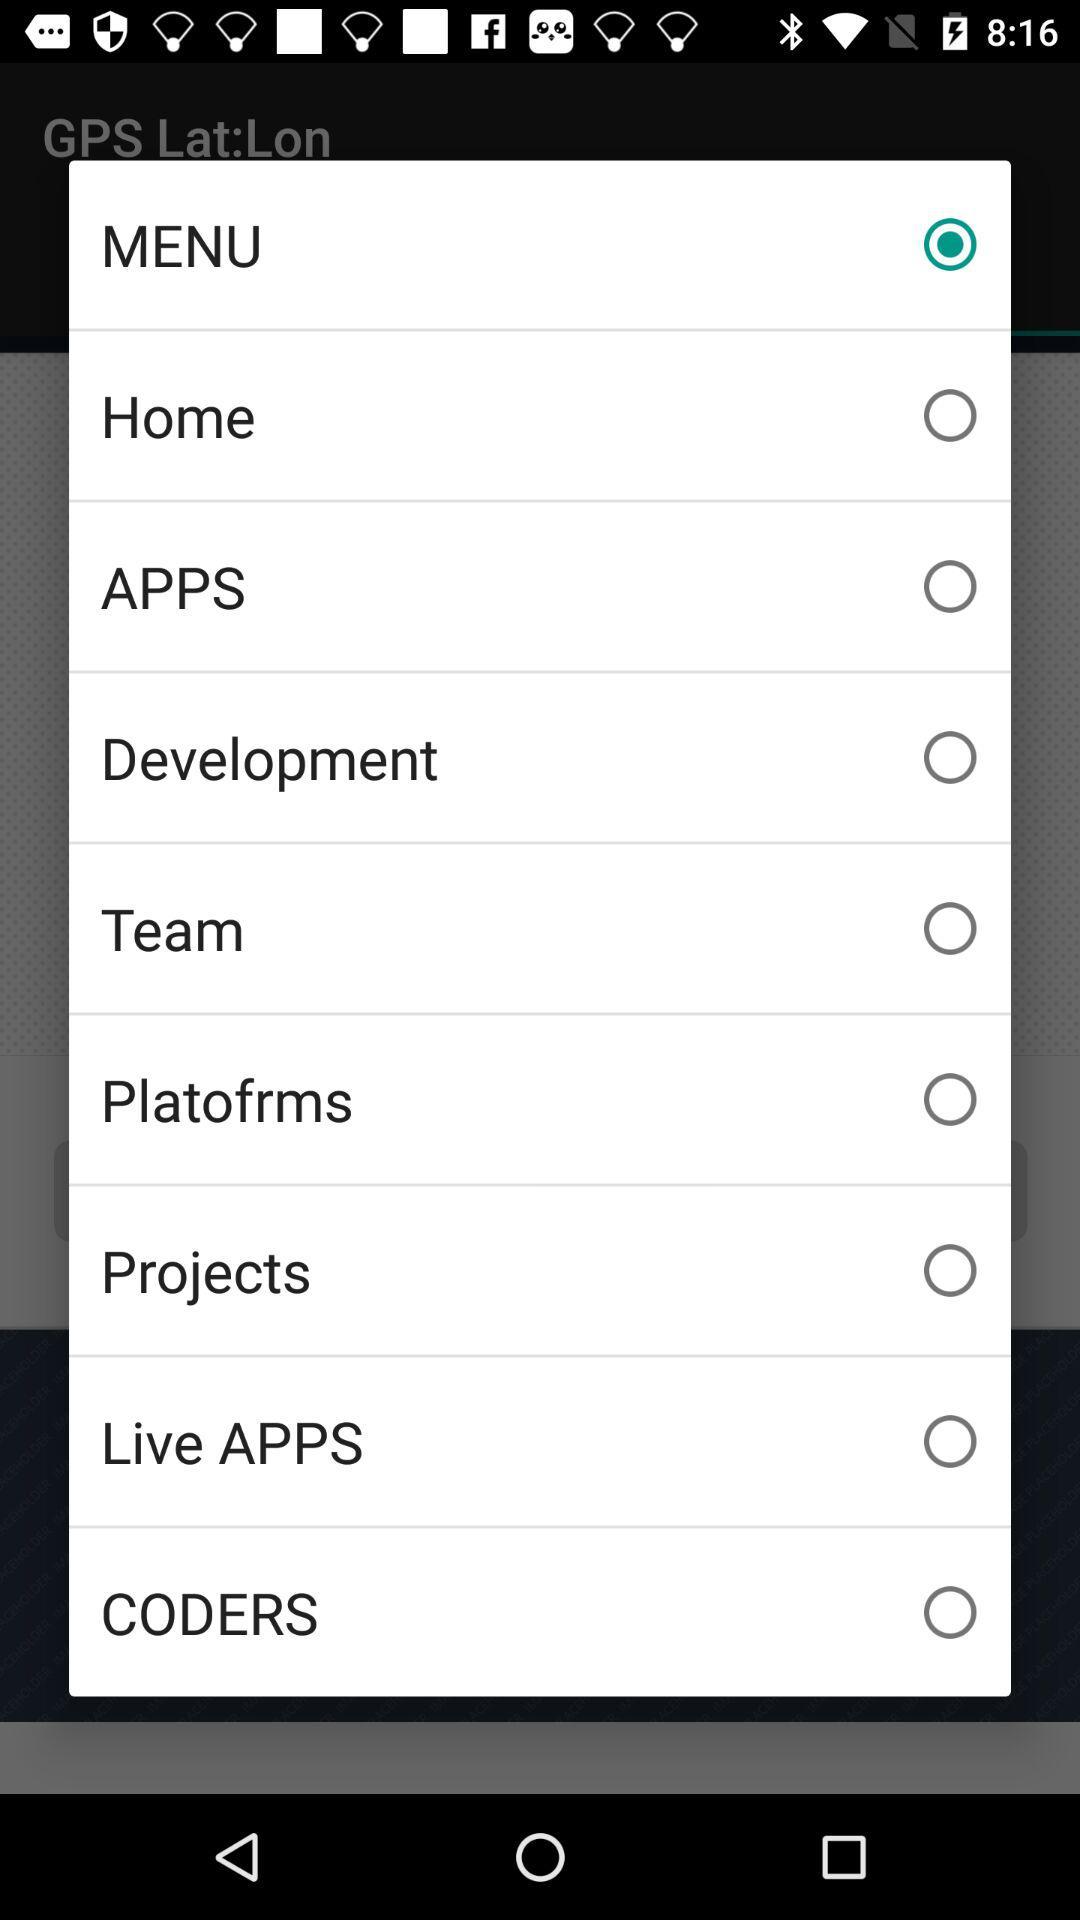 The width and height of the screenshot is (1080, 1920). What do you see at coordinates (540, 414) in the screenshot?
I see `home` at bounding box center [540, 414].